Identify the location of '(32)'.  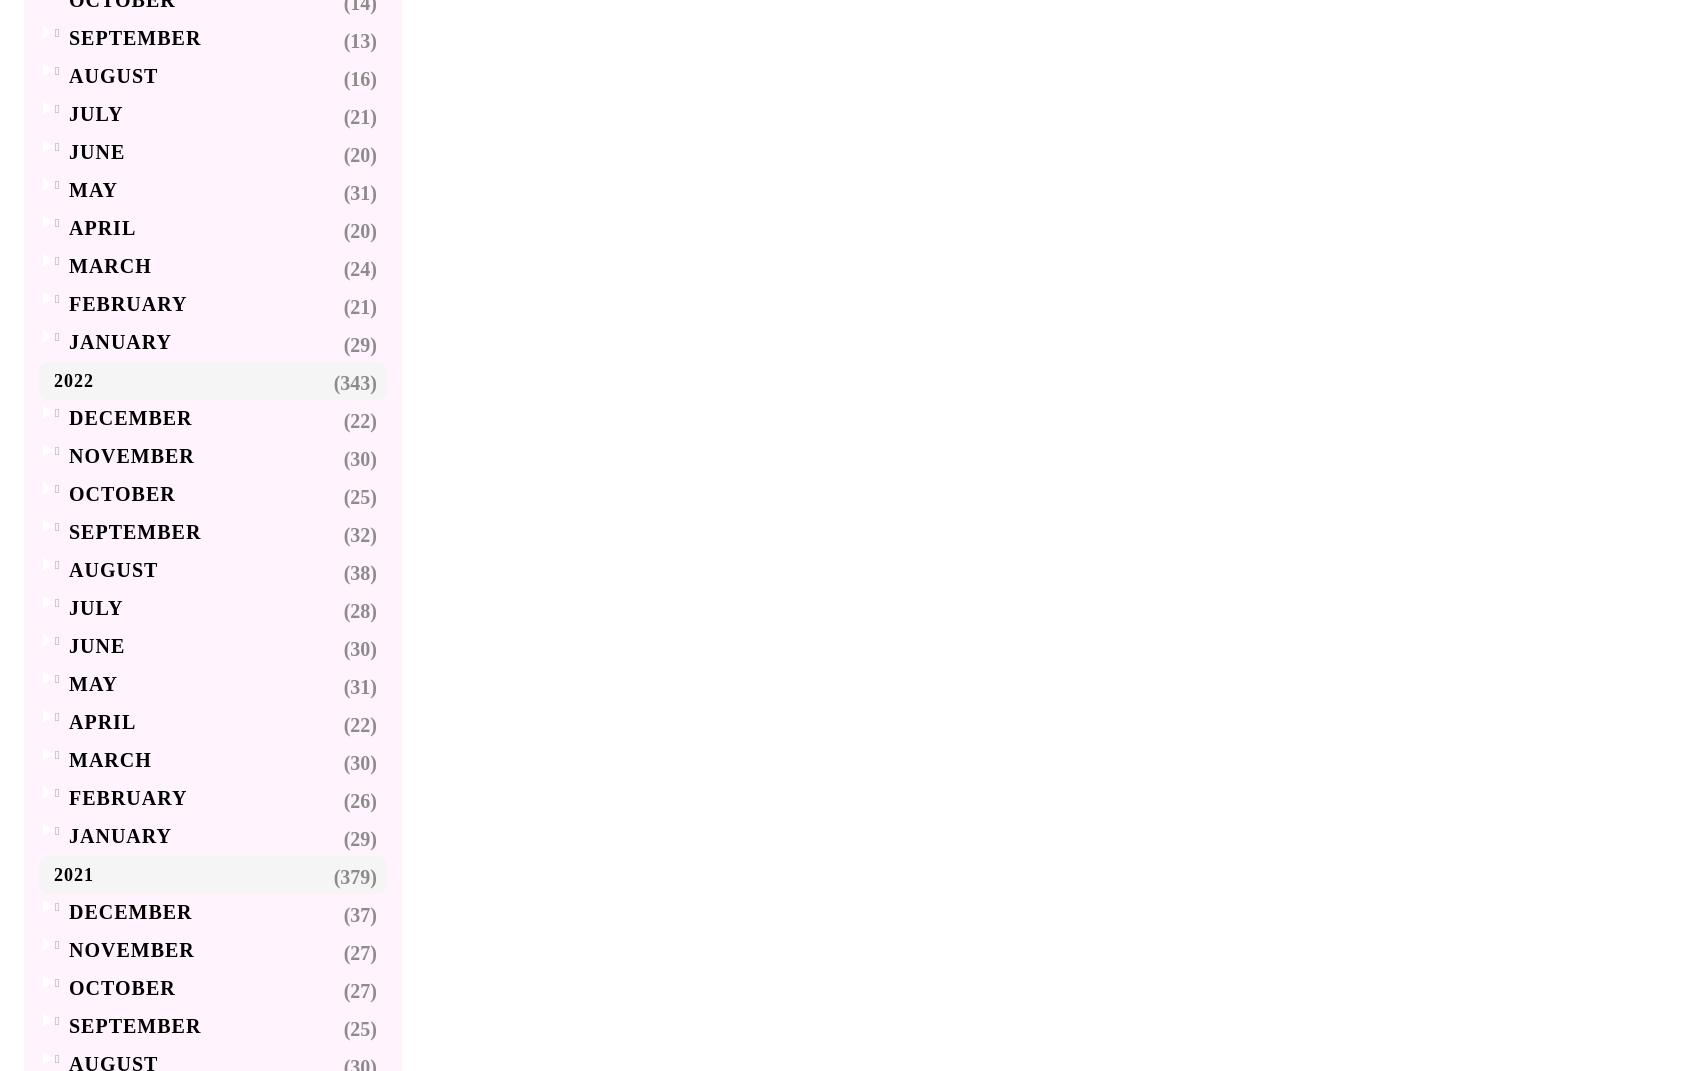
(342, 533).